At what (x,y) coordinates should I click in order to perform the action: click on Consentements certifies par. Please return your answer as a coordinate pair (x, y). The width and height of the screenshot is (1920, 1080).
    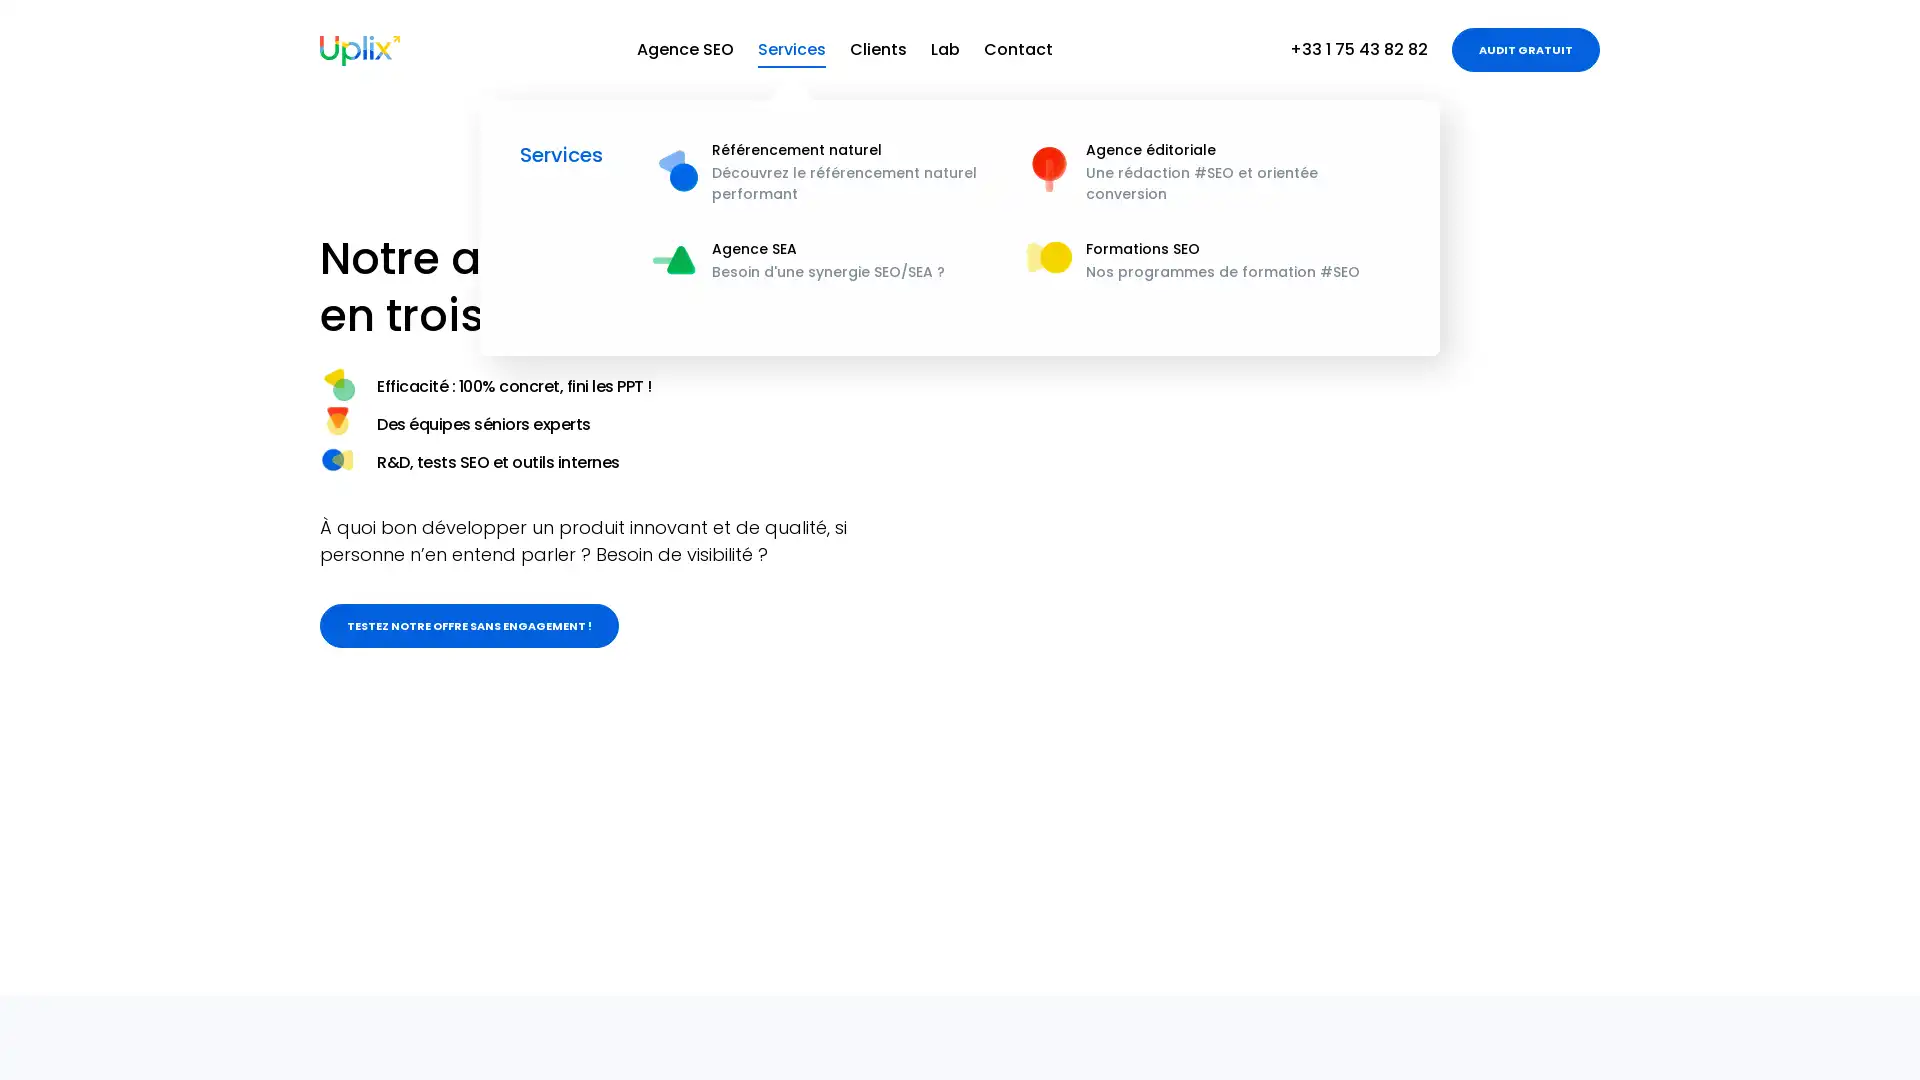
    Looking at the image, I should click on (1688, 945).